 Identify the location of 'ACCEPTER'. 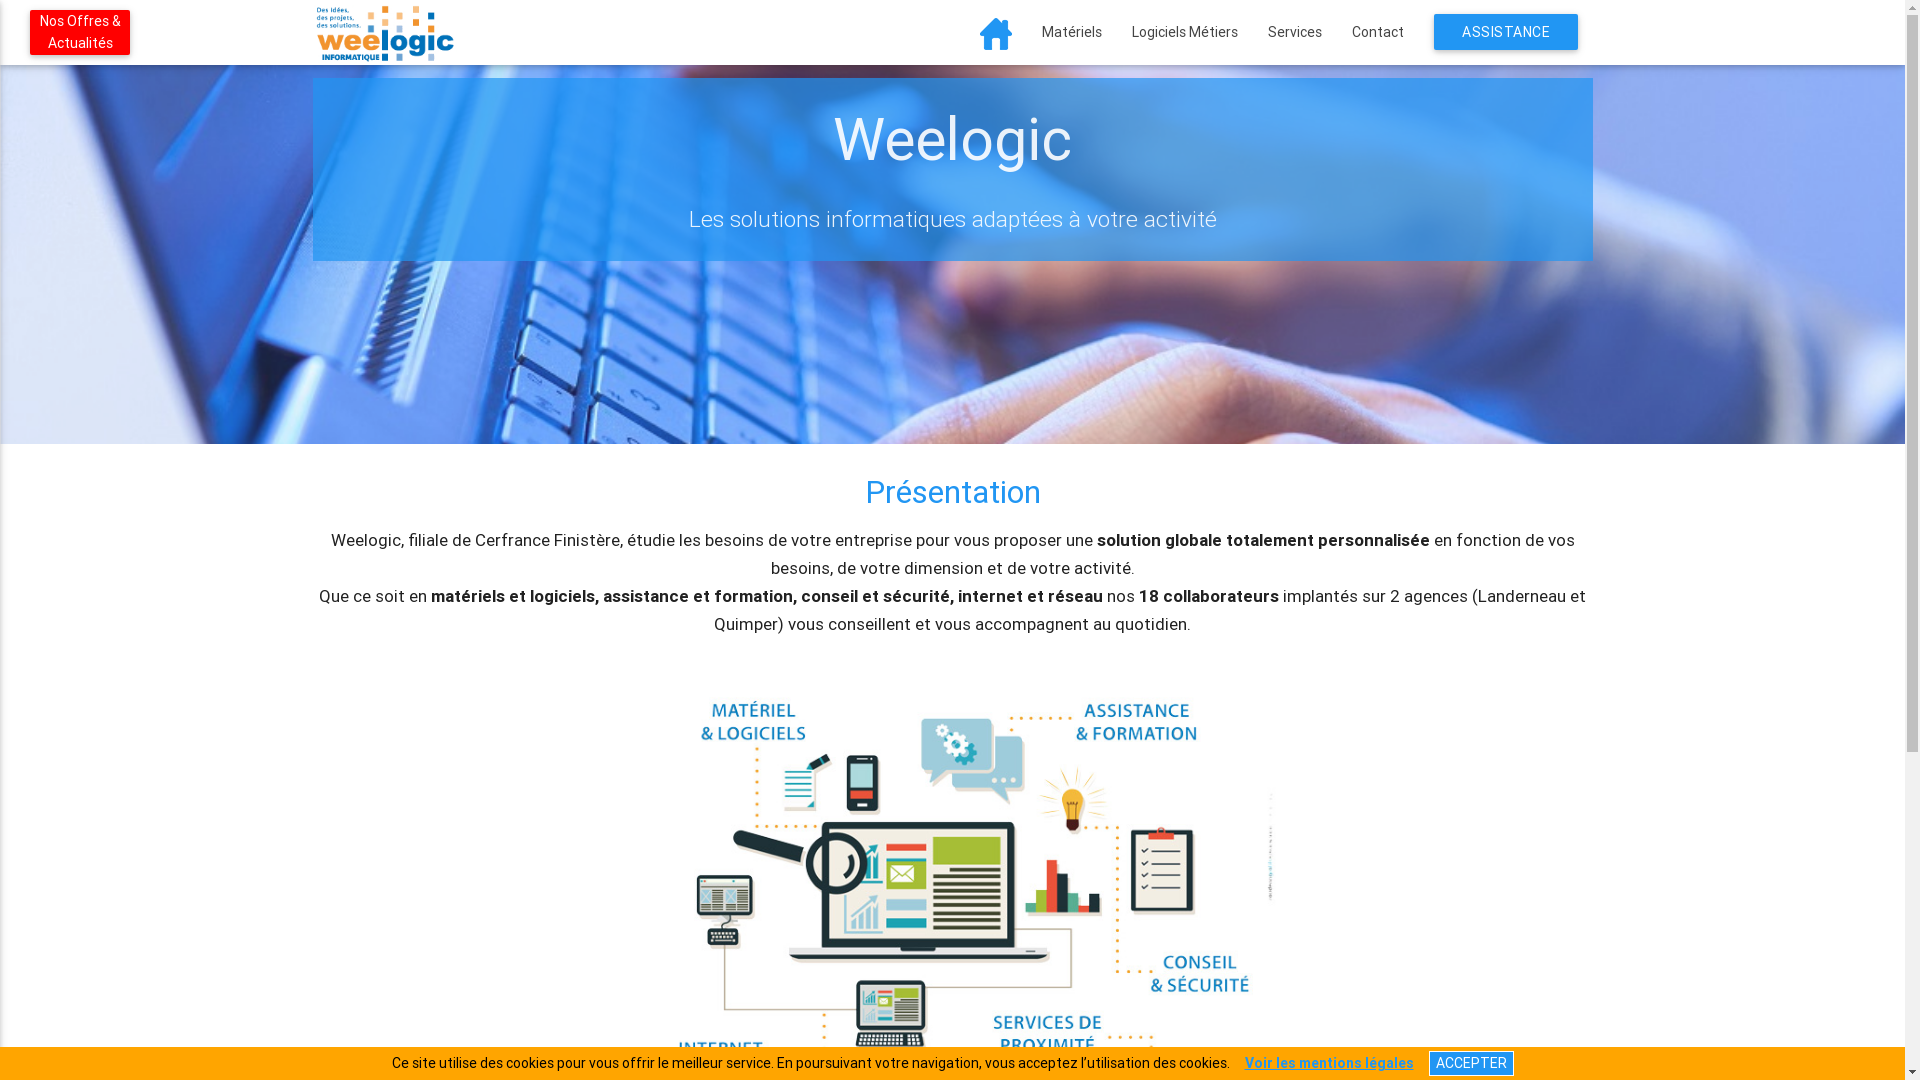
(1427, 1062).